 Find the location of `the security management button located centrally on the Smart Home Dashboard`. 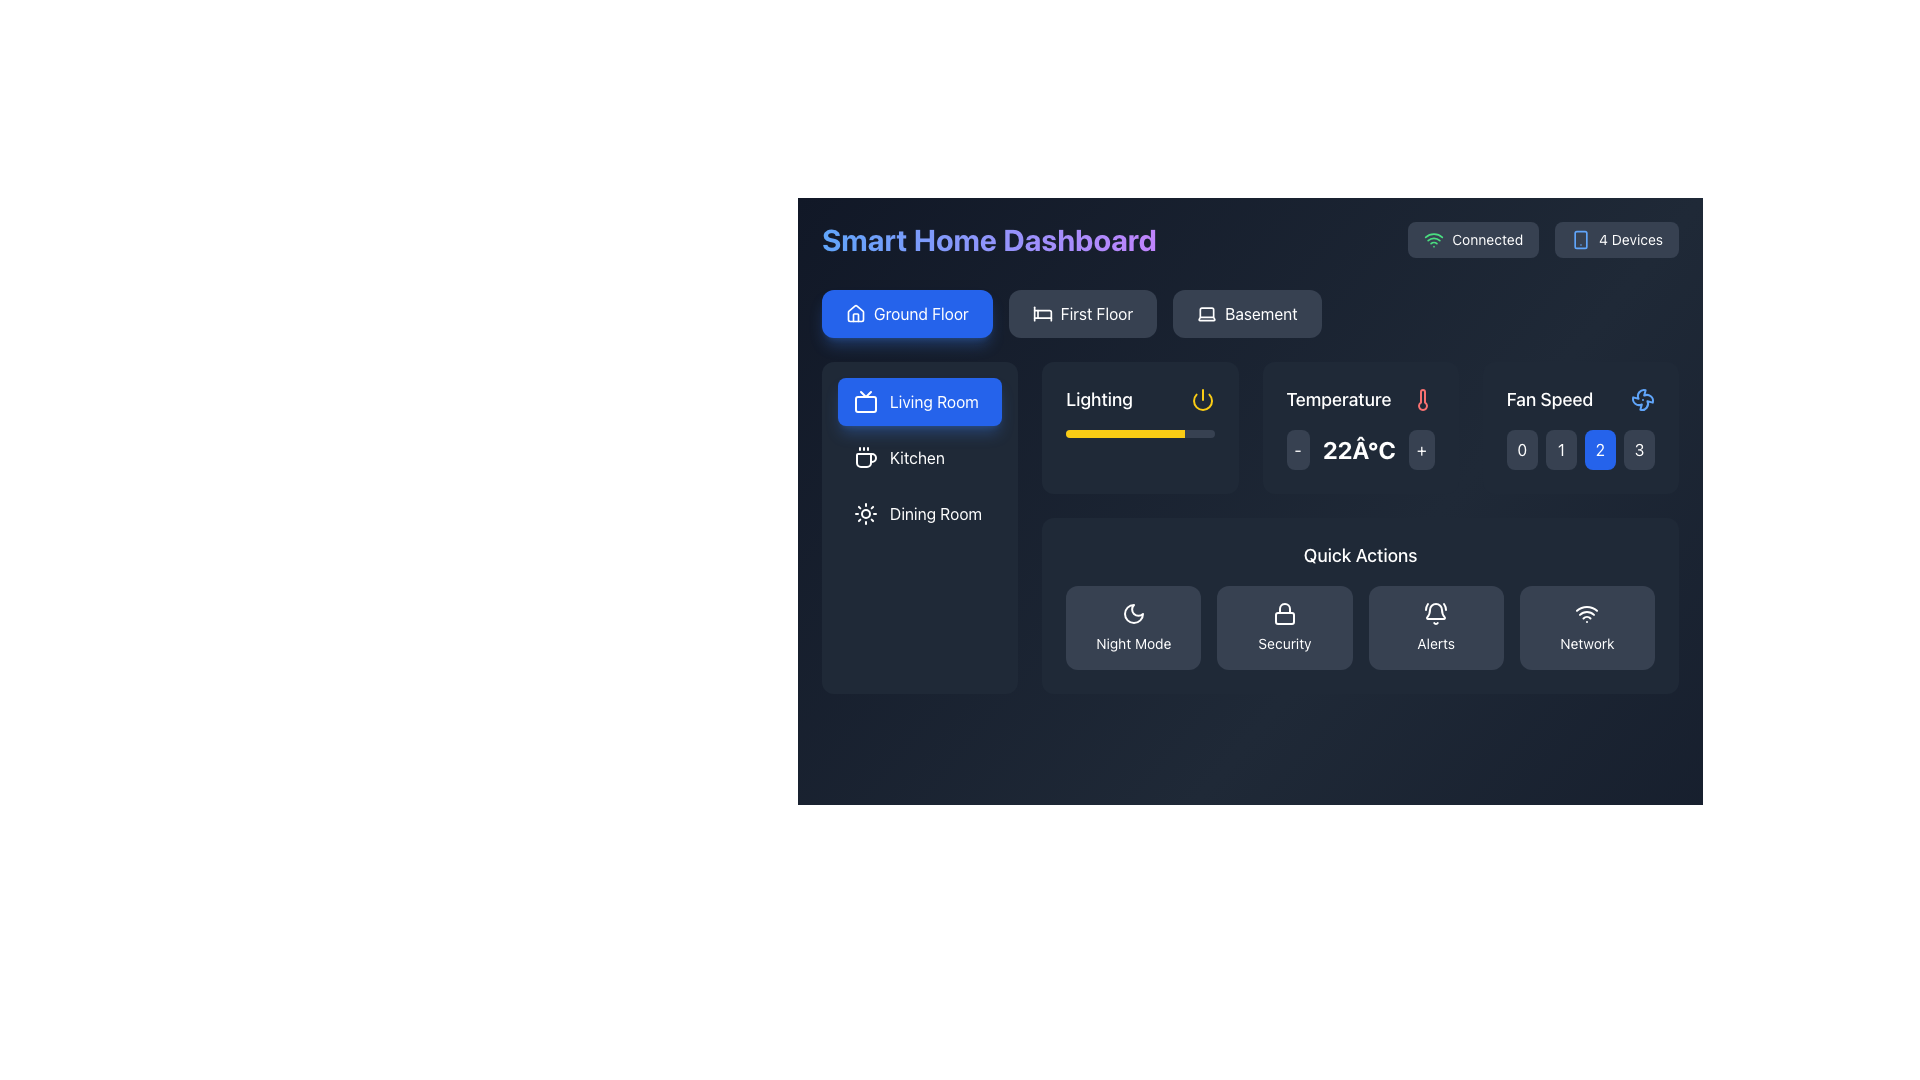

the security management button located centrally on the Smart Home Dashboard is located at coordinates (1285, 627).